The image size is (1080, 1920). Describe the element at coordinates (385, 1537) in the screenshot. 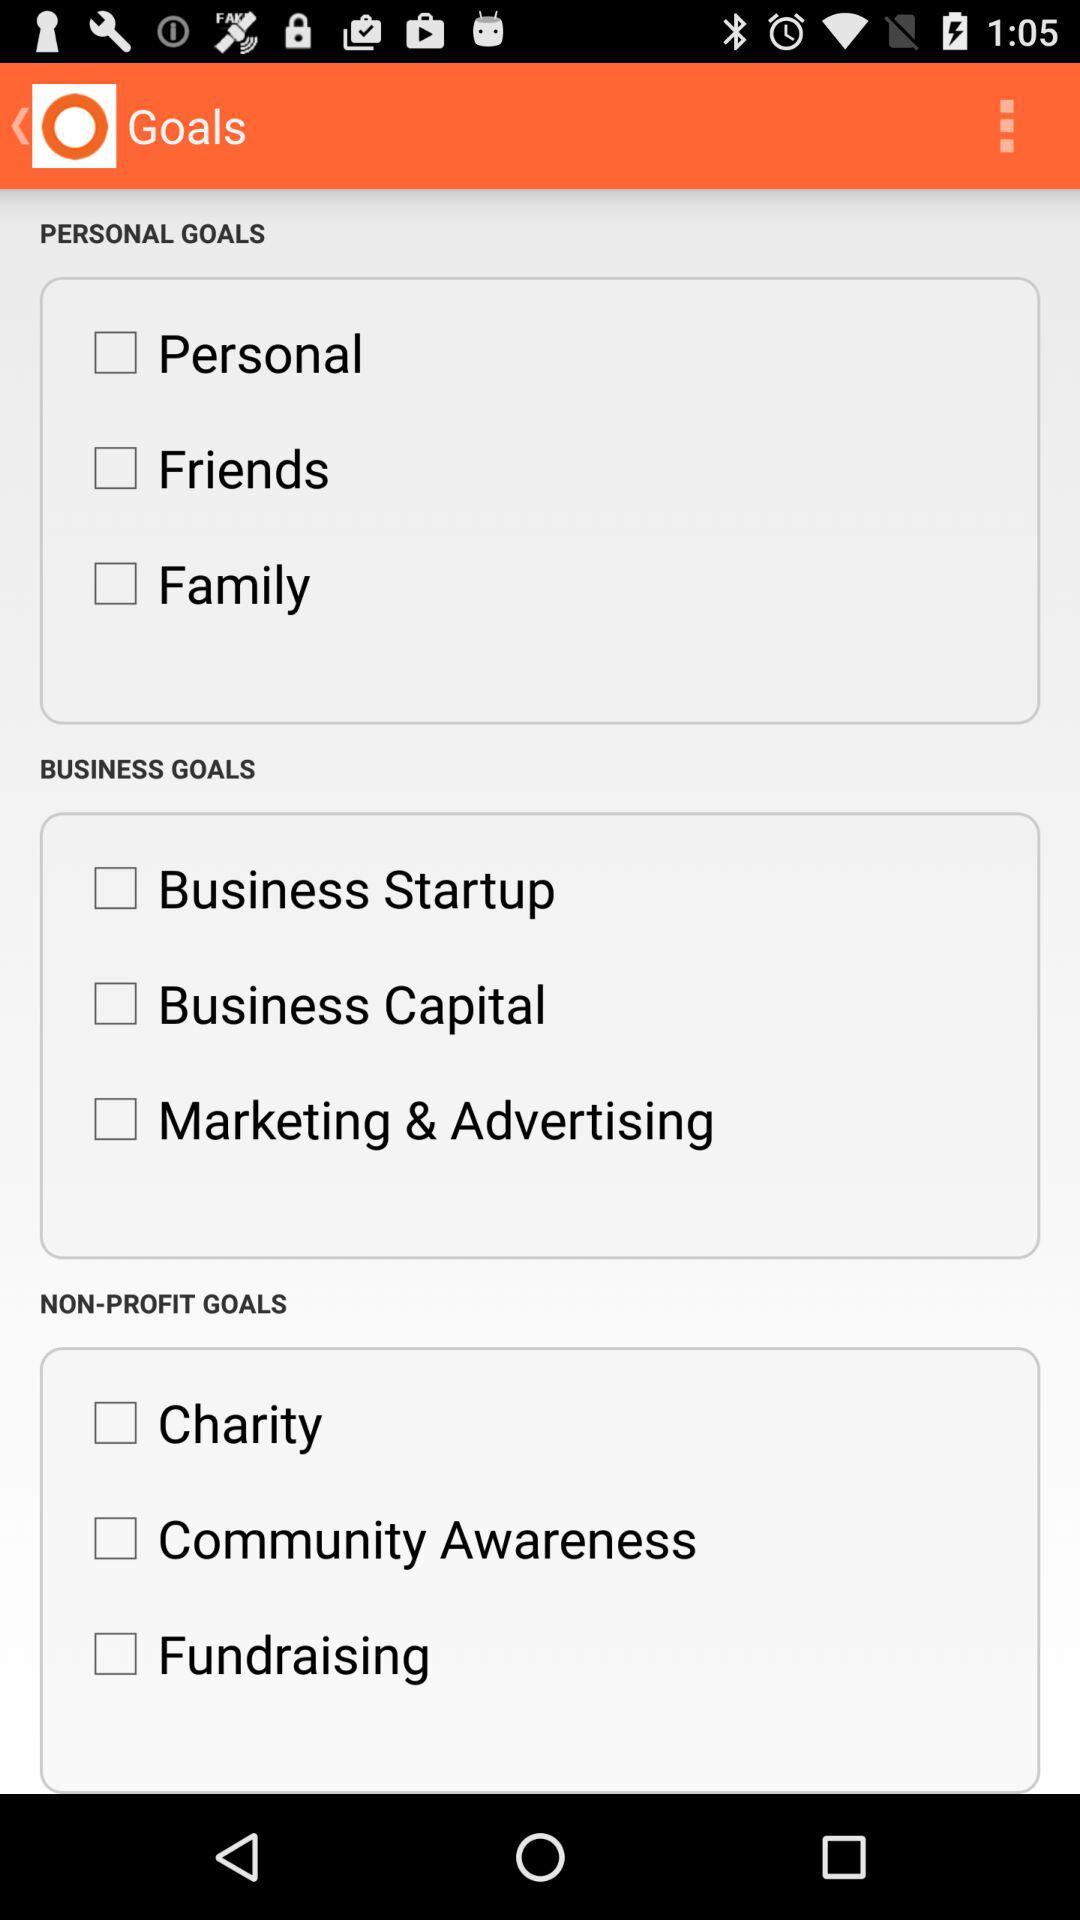

I see `the checkbox above the fundraising icon` at that location.